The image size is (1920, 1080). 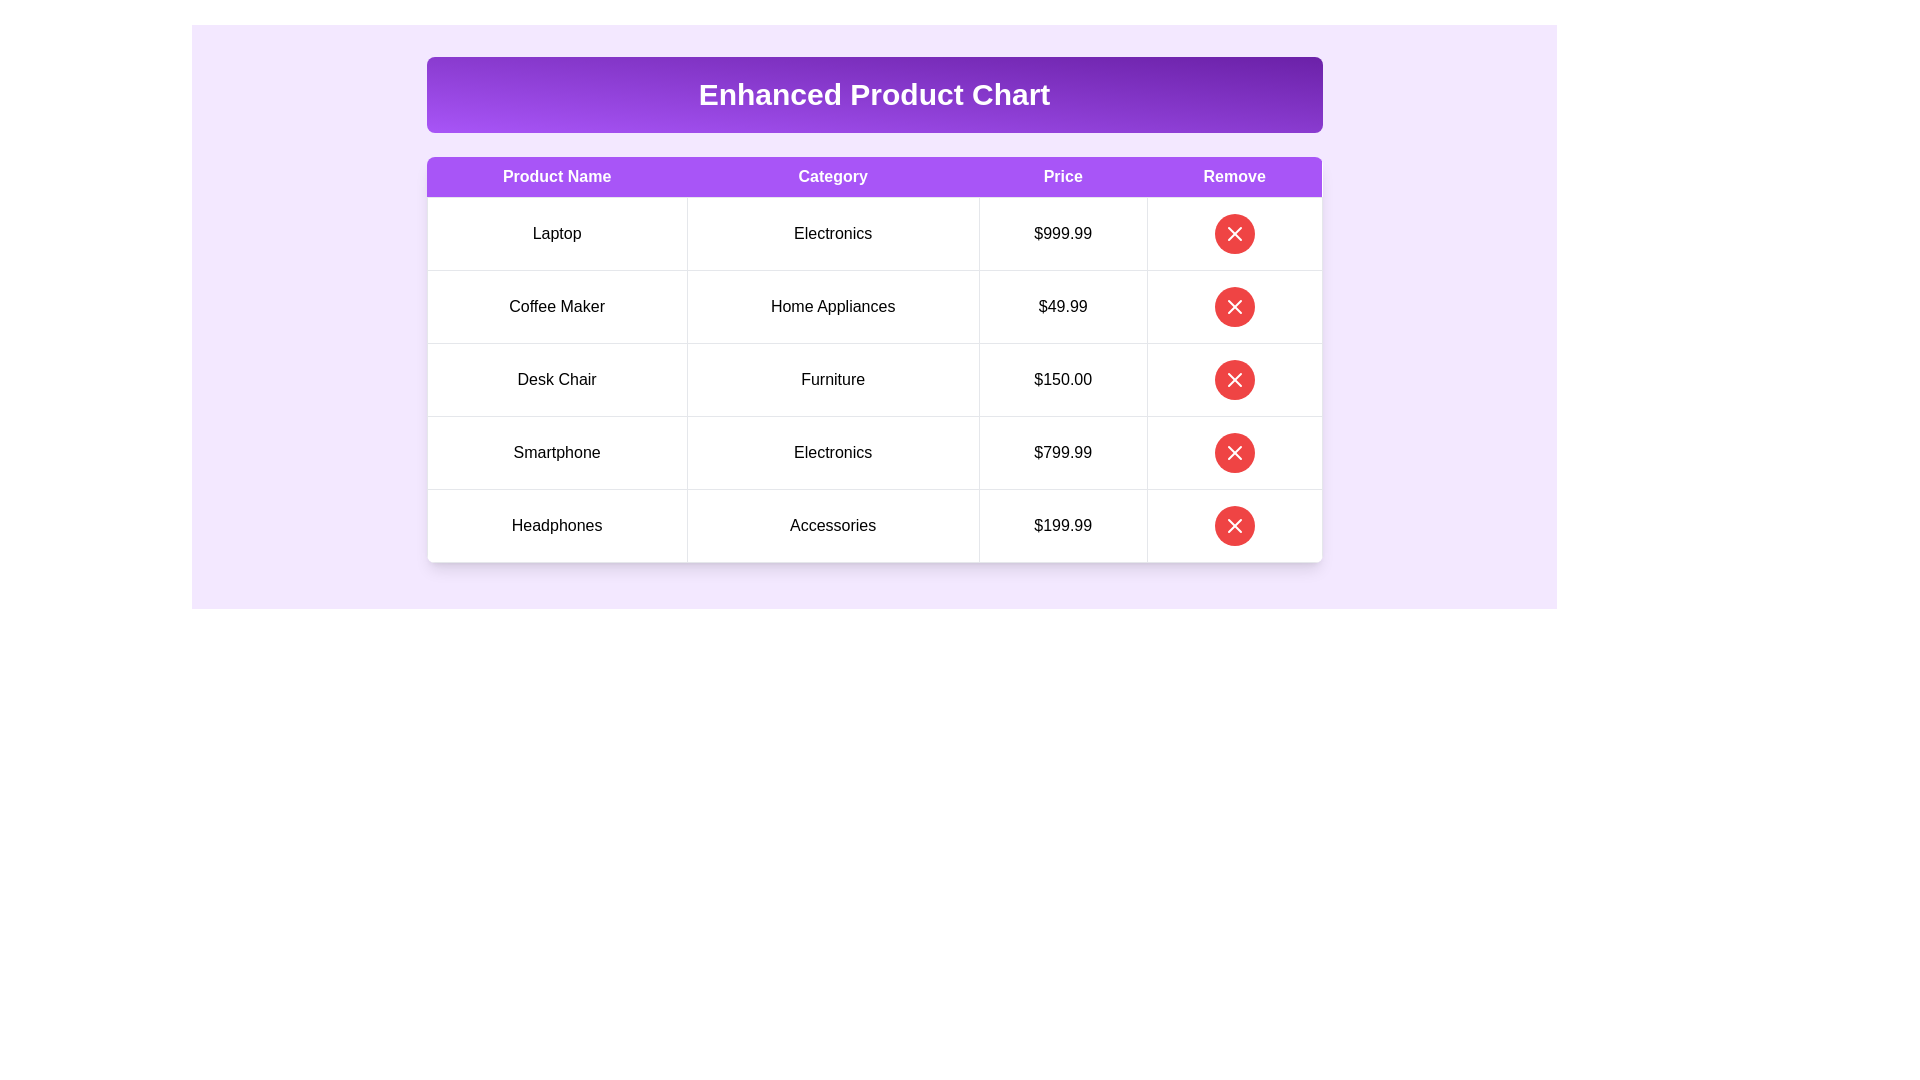 I want to click on the close/remove icon located in the fourth row of the table, so click(x=1233, y=452).